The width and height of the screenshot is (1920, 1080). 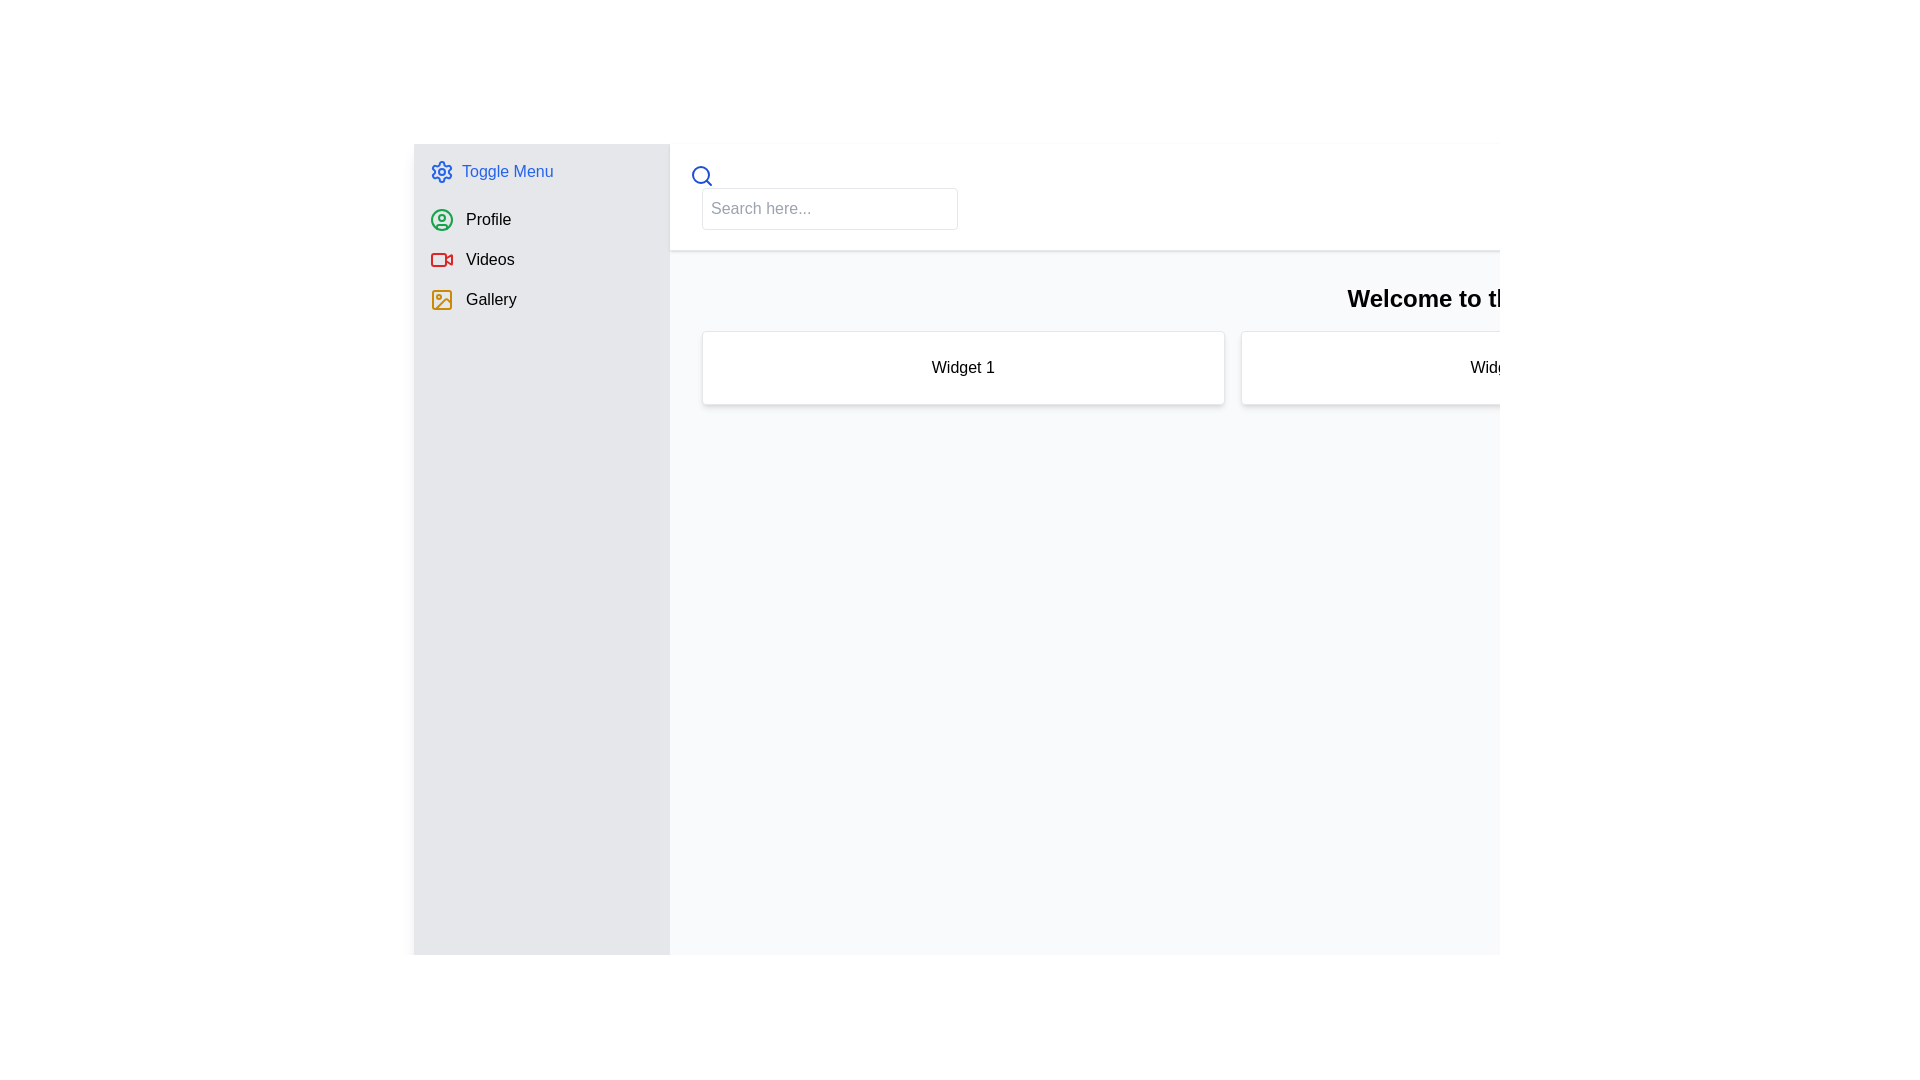 I want to click on the blue magnifying glass icon located at the left side of the search bar to initiate a search, so click(x=701, y=175).